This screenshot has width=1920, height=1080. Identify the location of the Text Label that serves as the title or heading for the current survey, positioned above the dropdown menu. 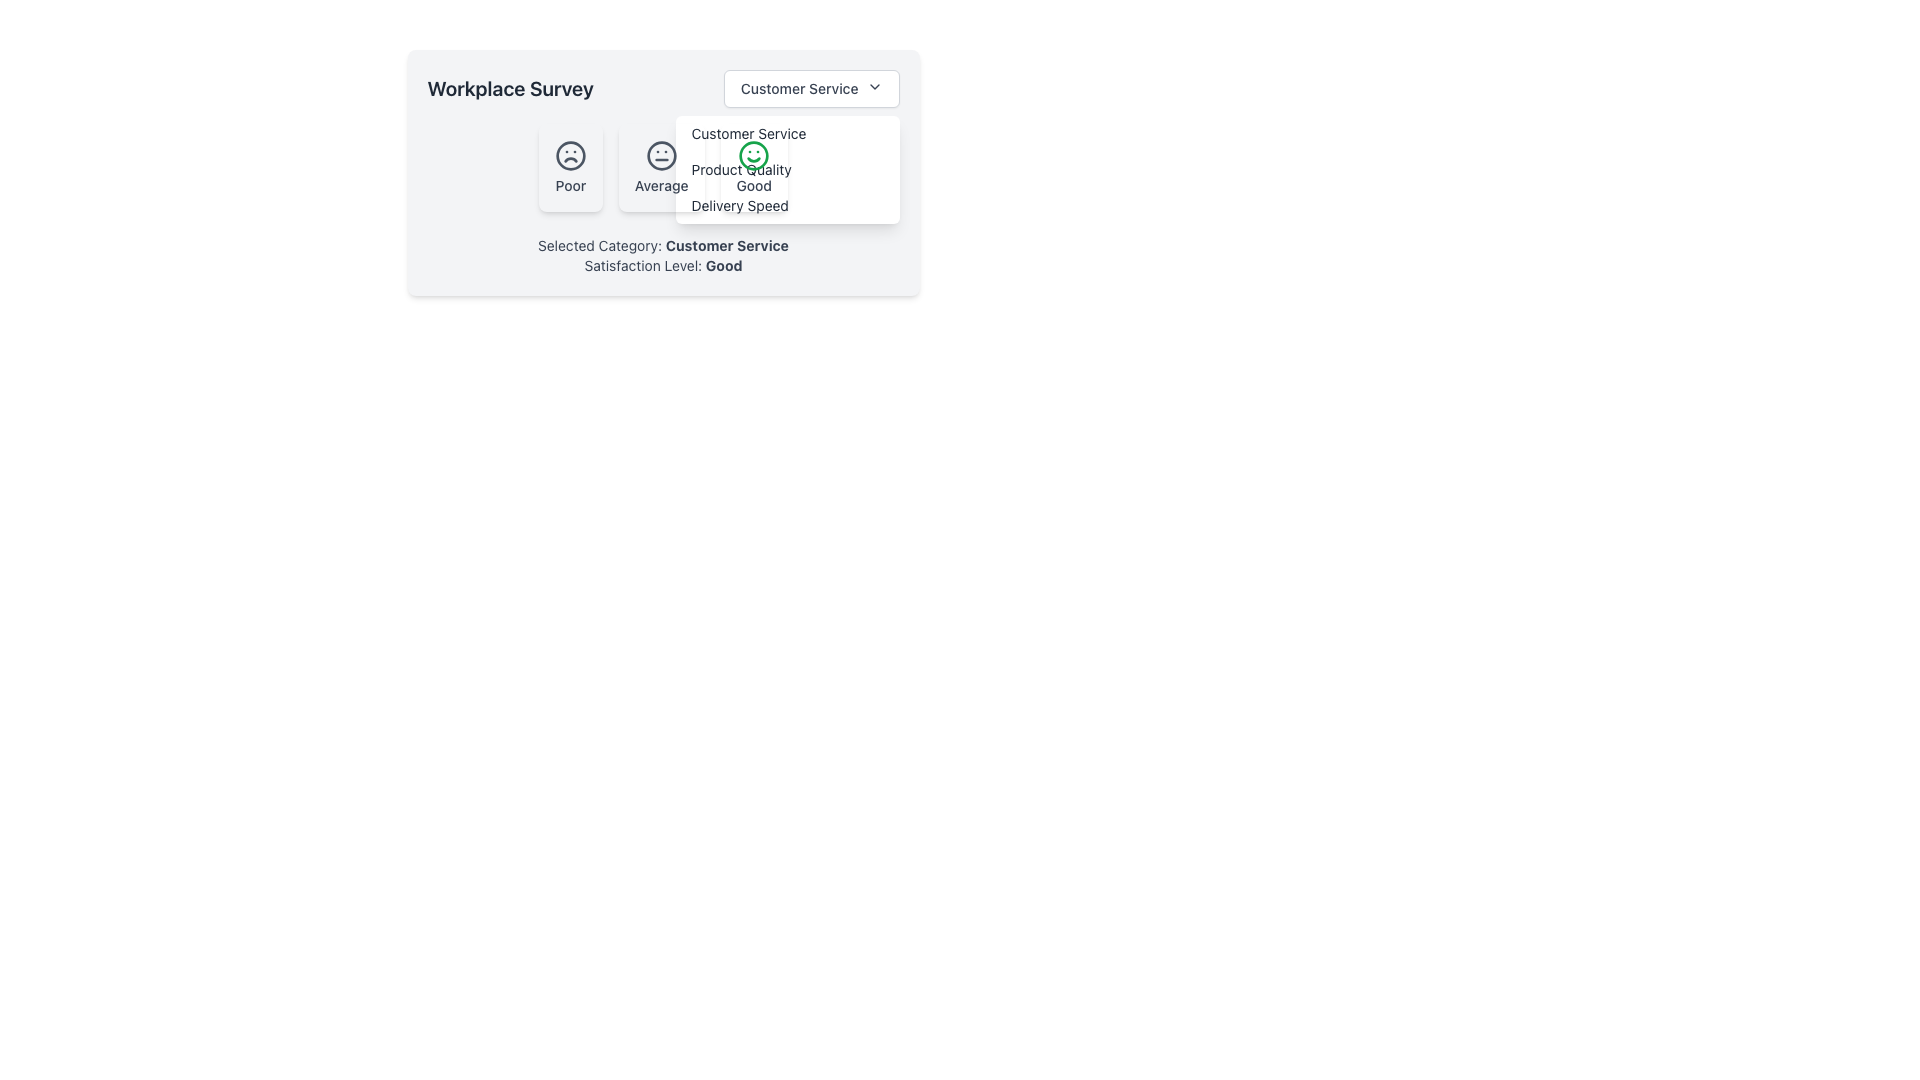
(510, 87).